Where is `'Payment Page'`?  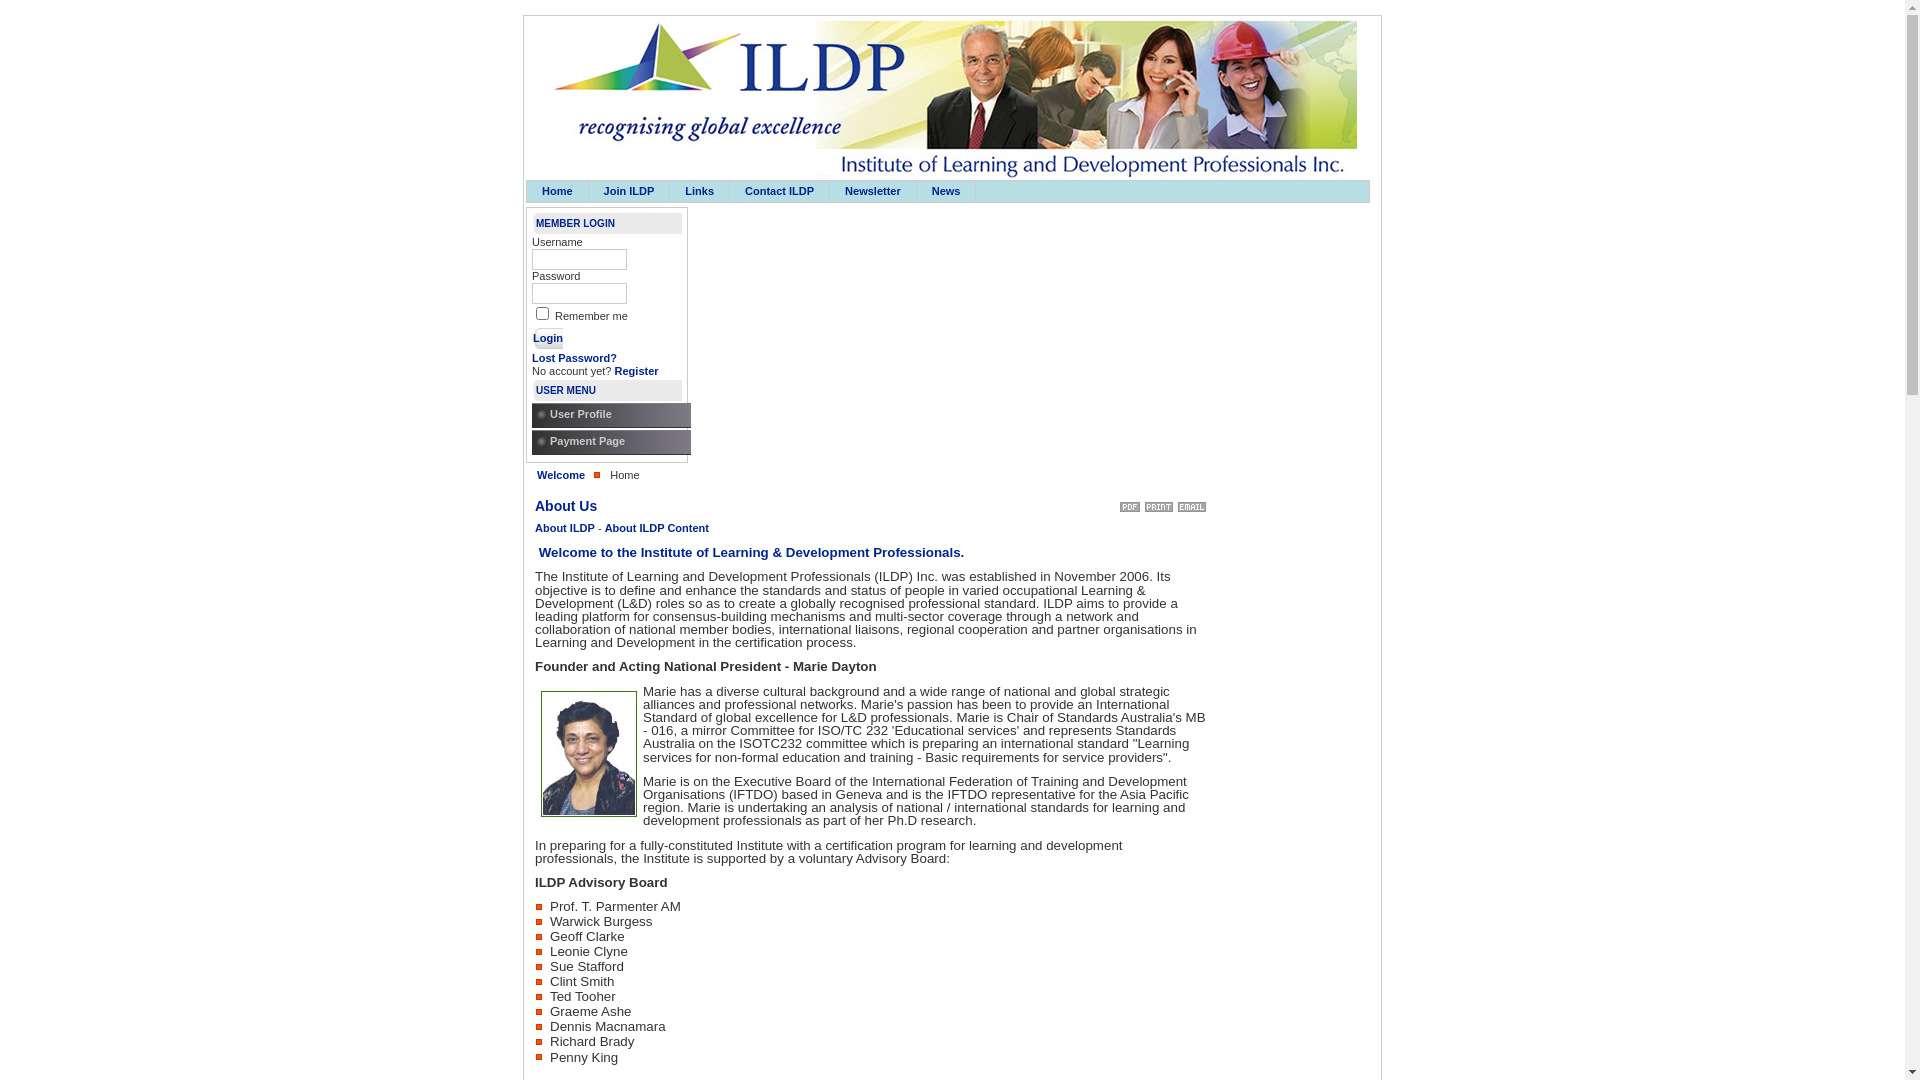
'Payment Page' is located at coordinates (614, 441).